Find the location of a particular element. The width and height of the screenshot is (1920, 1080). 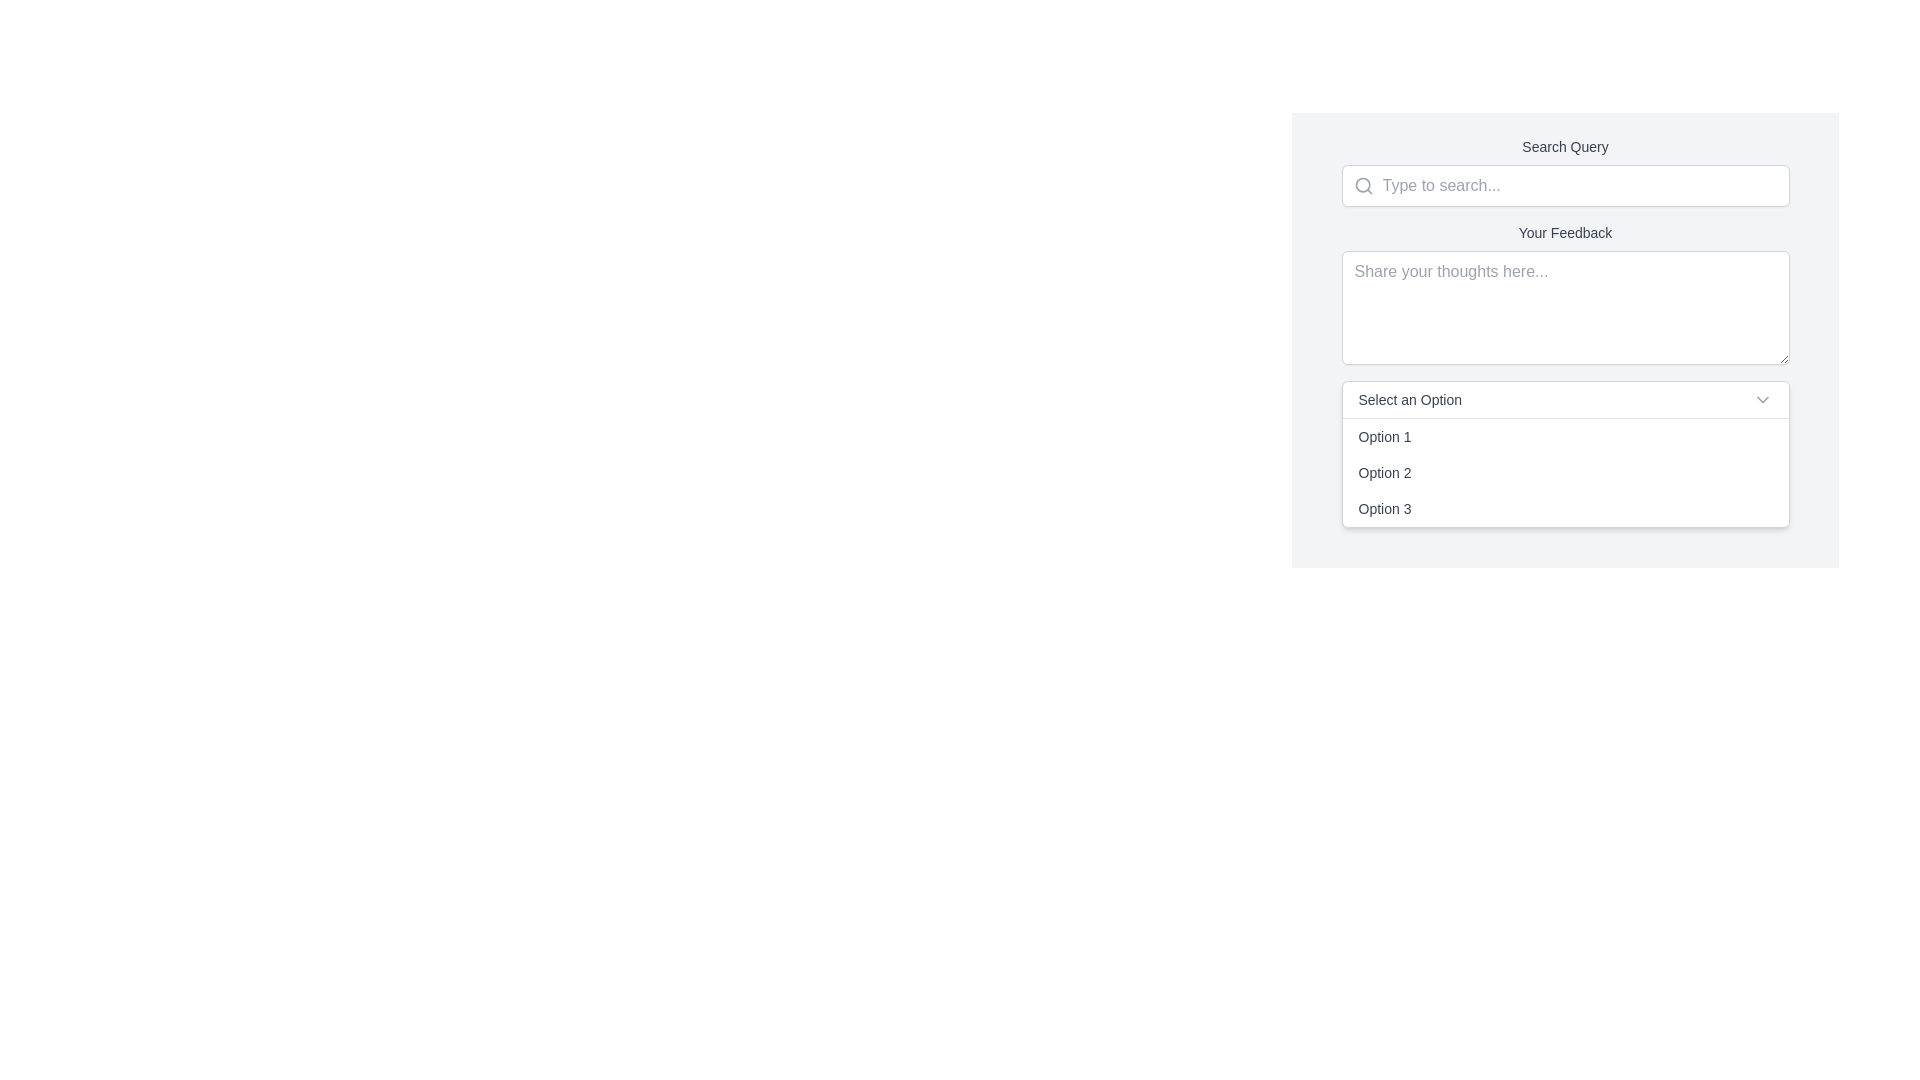

to select 'Option 3' from the dropdown menu, which is the third item in a vertical list of options is located at coordinates (1564, 508).